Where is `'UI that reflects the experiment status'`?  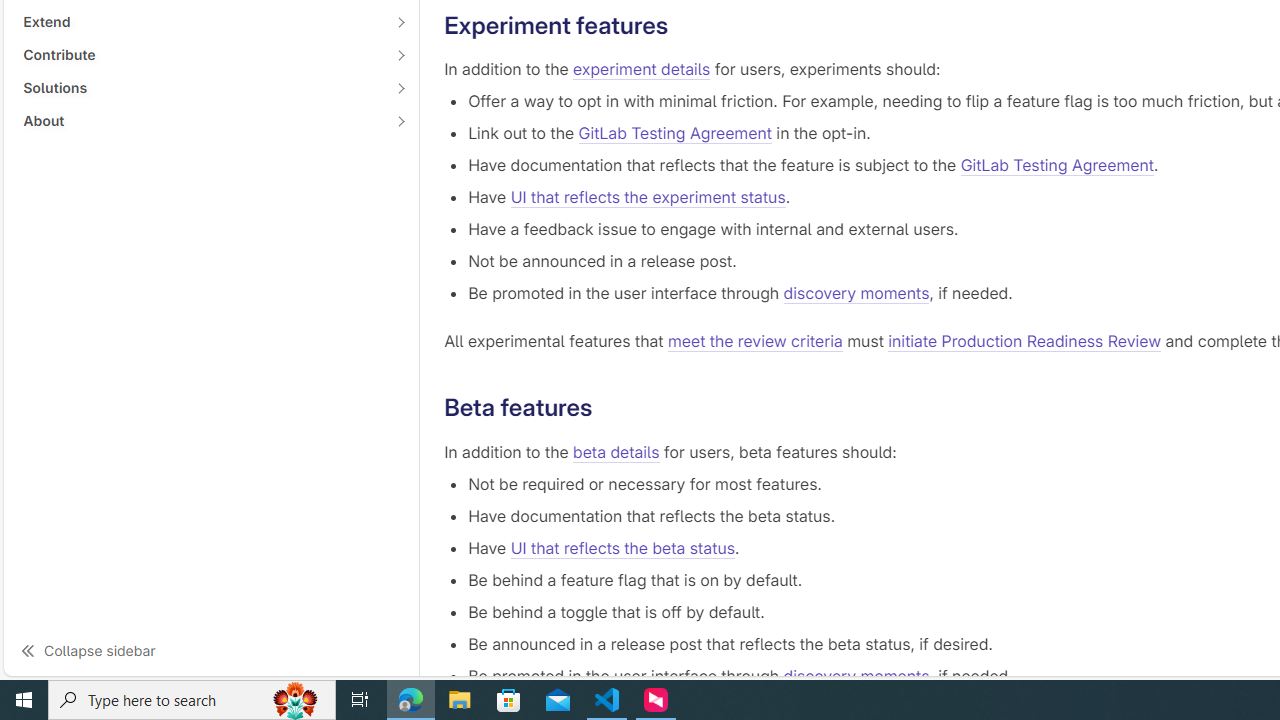
'UI that reflects the experiment status' is located at coordinates (647, 198).